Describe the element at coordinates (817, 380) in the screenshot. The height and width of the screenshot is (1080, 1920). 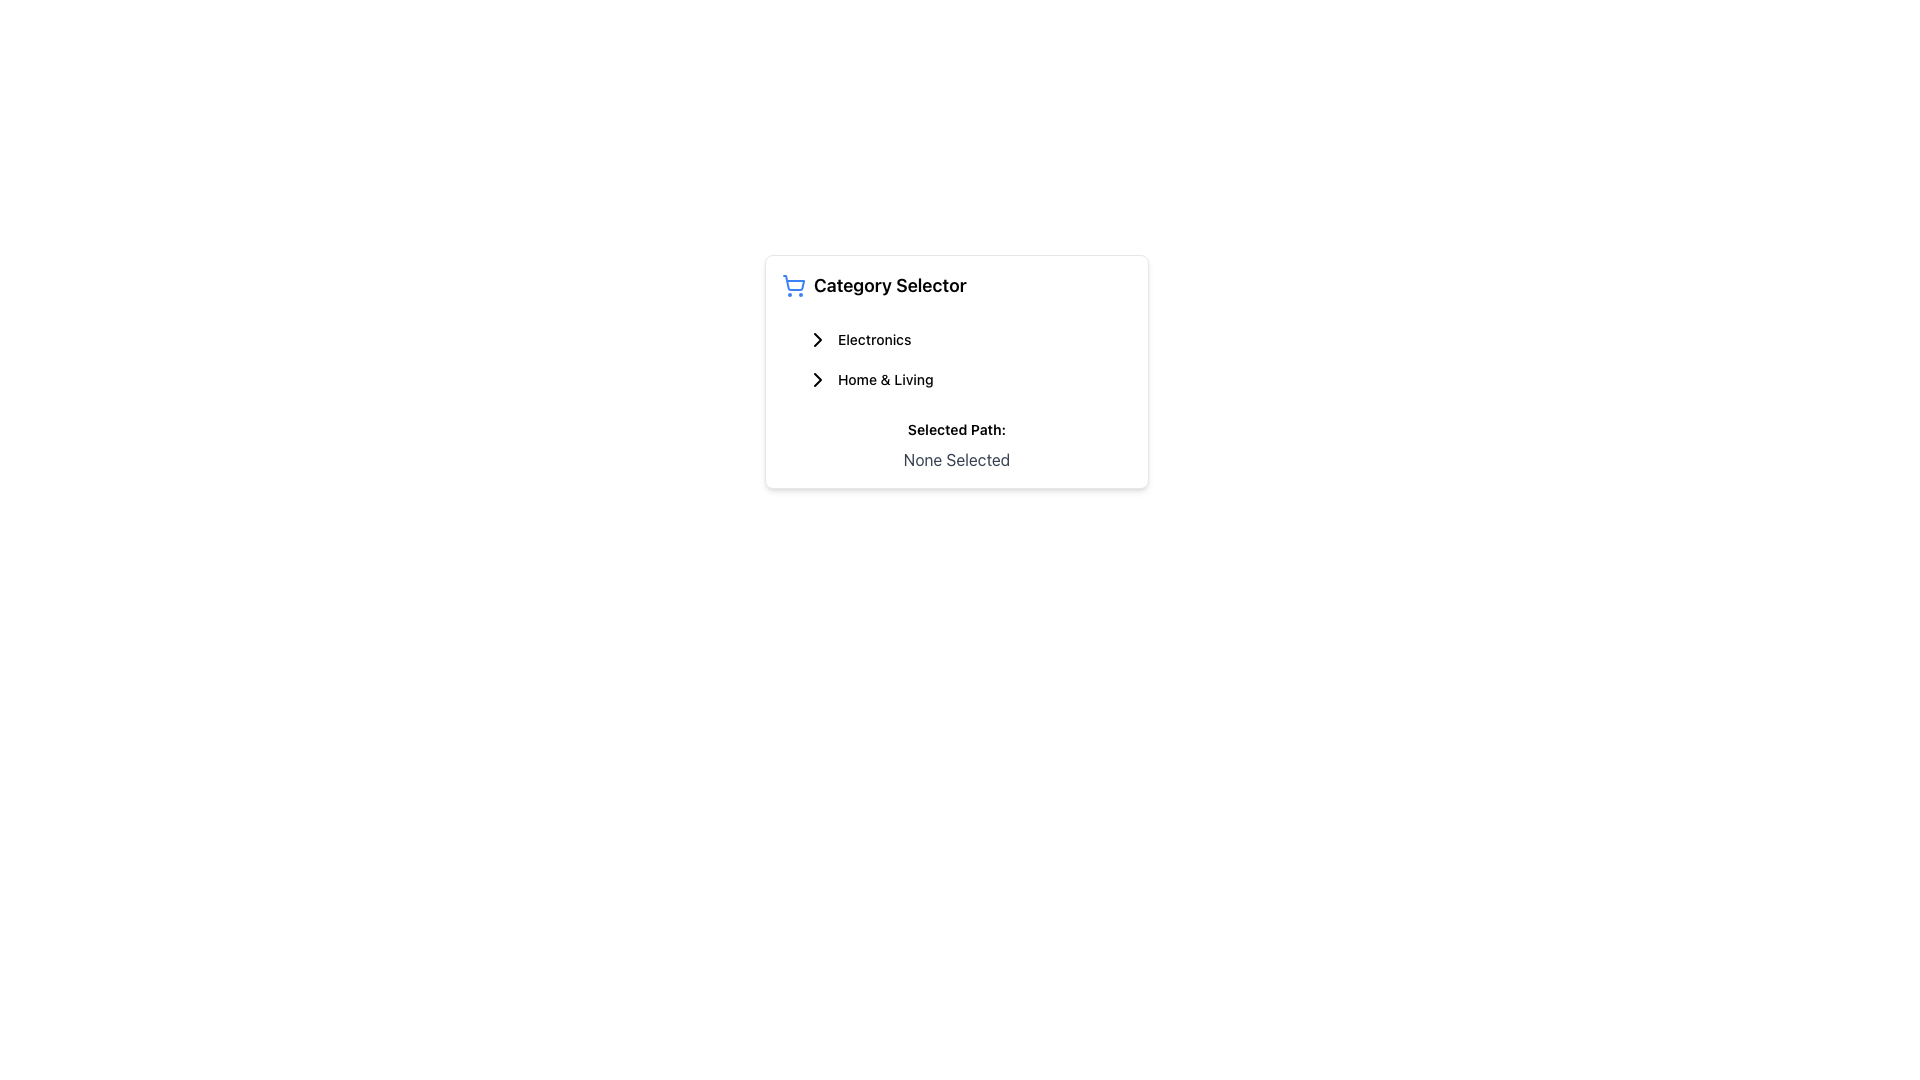
I see `the chevron icon indicating the expandable details for the 'Home & Living' category` at that location.